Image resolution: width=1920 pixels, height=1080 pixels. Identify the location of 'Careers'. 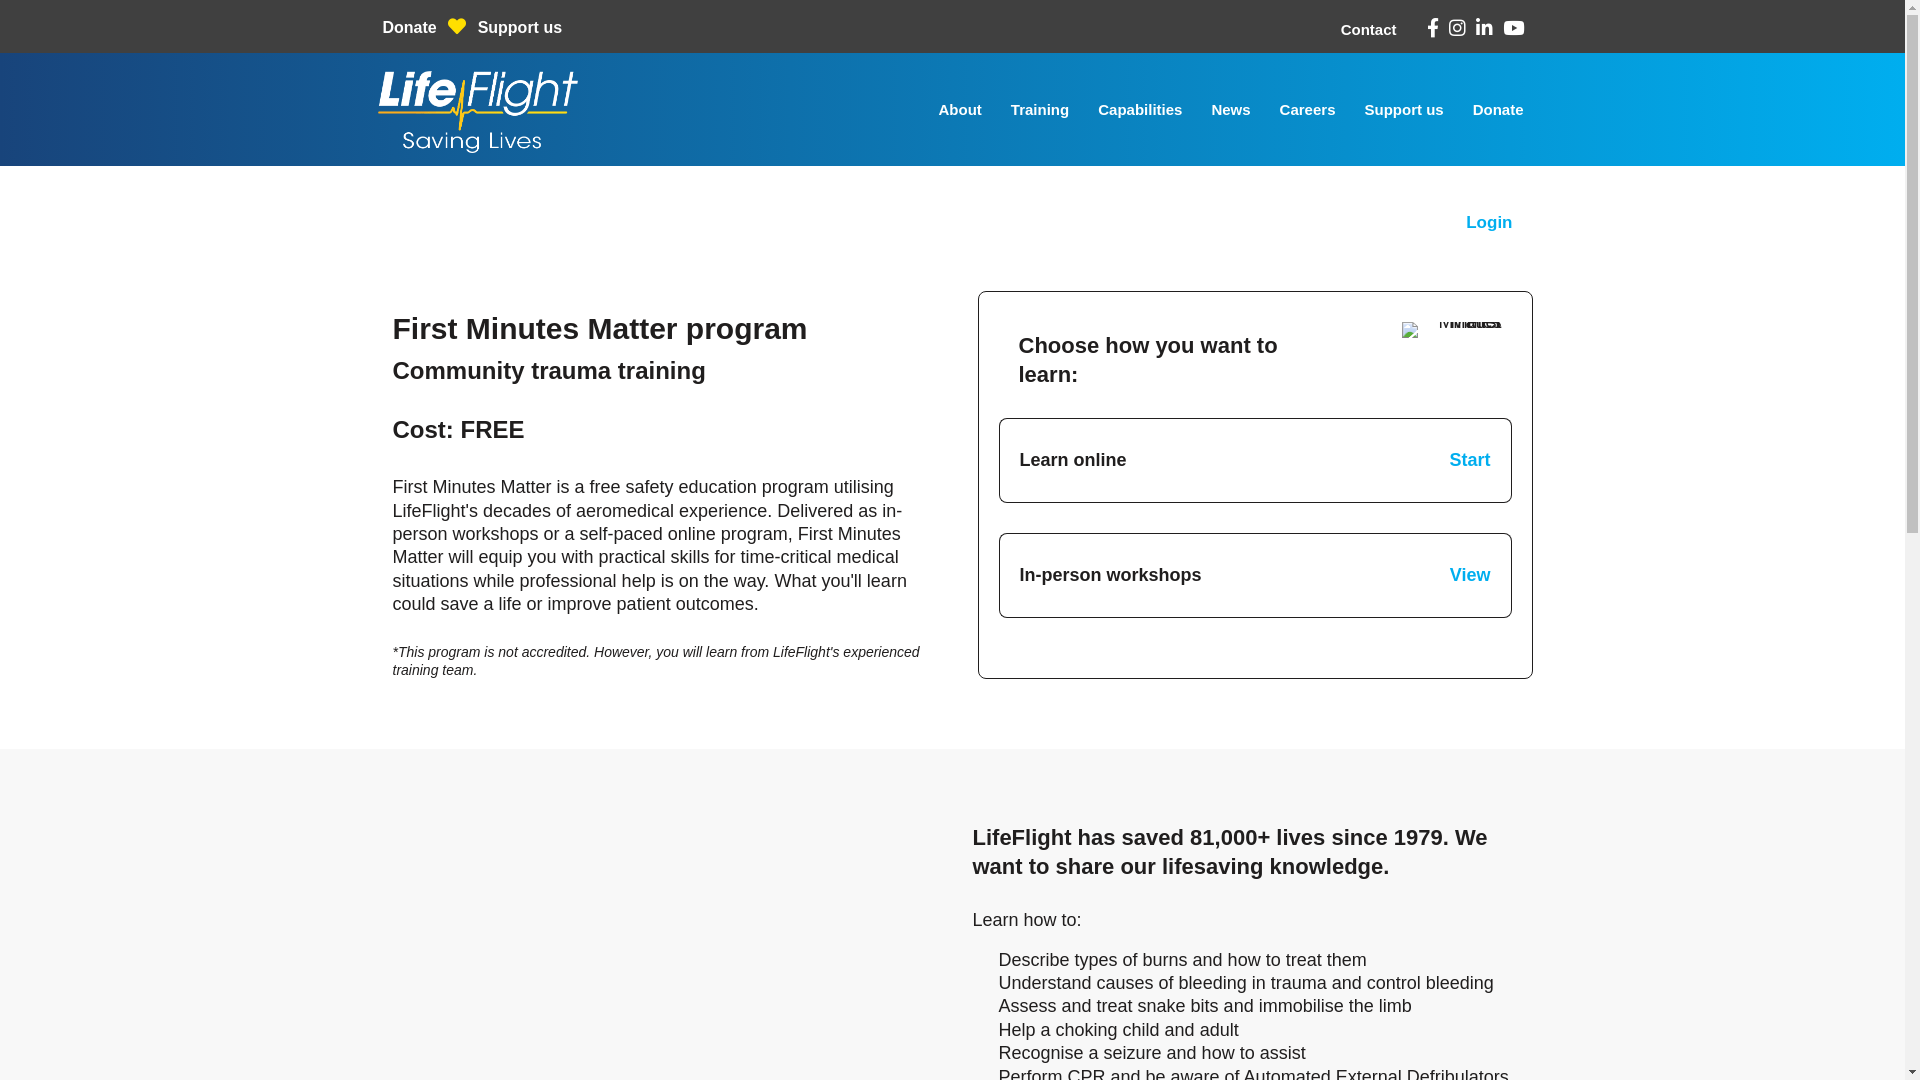
(1308, 109).